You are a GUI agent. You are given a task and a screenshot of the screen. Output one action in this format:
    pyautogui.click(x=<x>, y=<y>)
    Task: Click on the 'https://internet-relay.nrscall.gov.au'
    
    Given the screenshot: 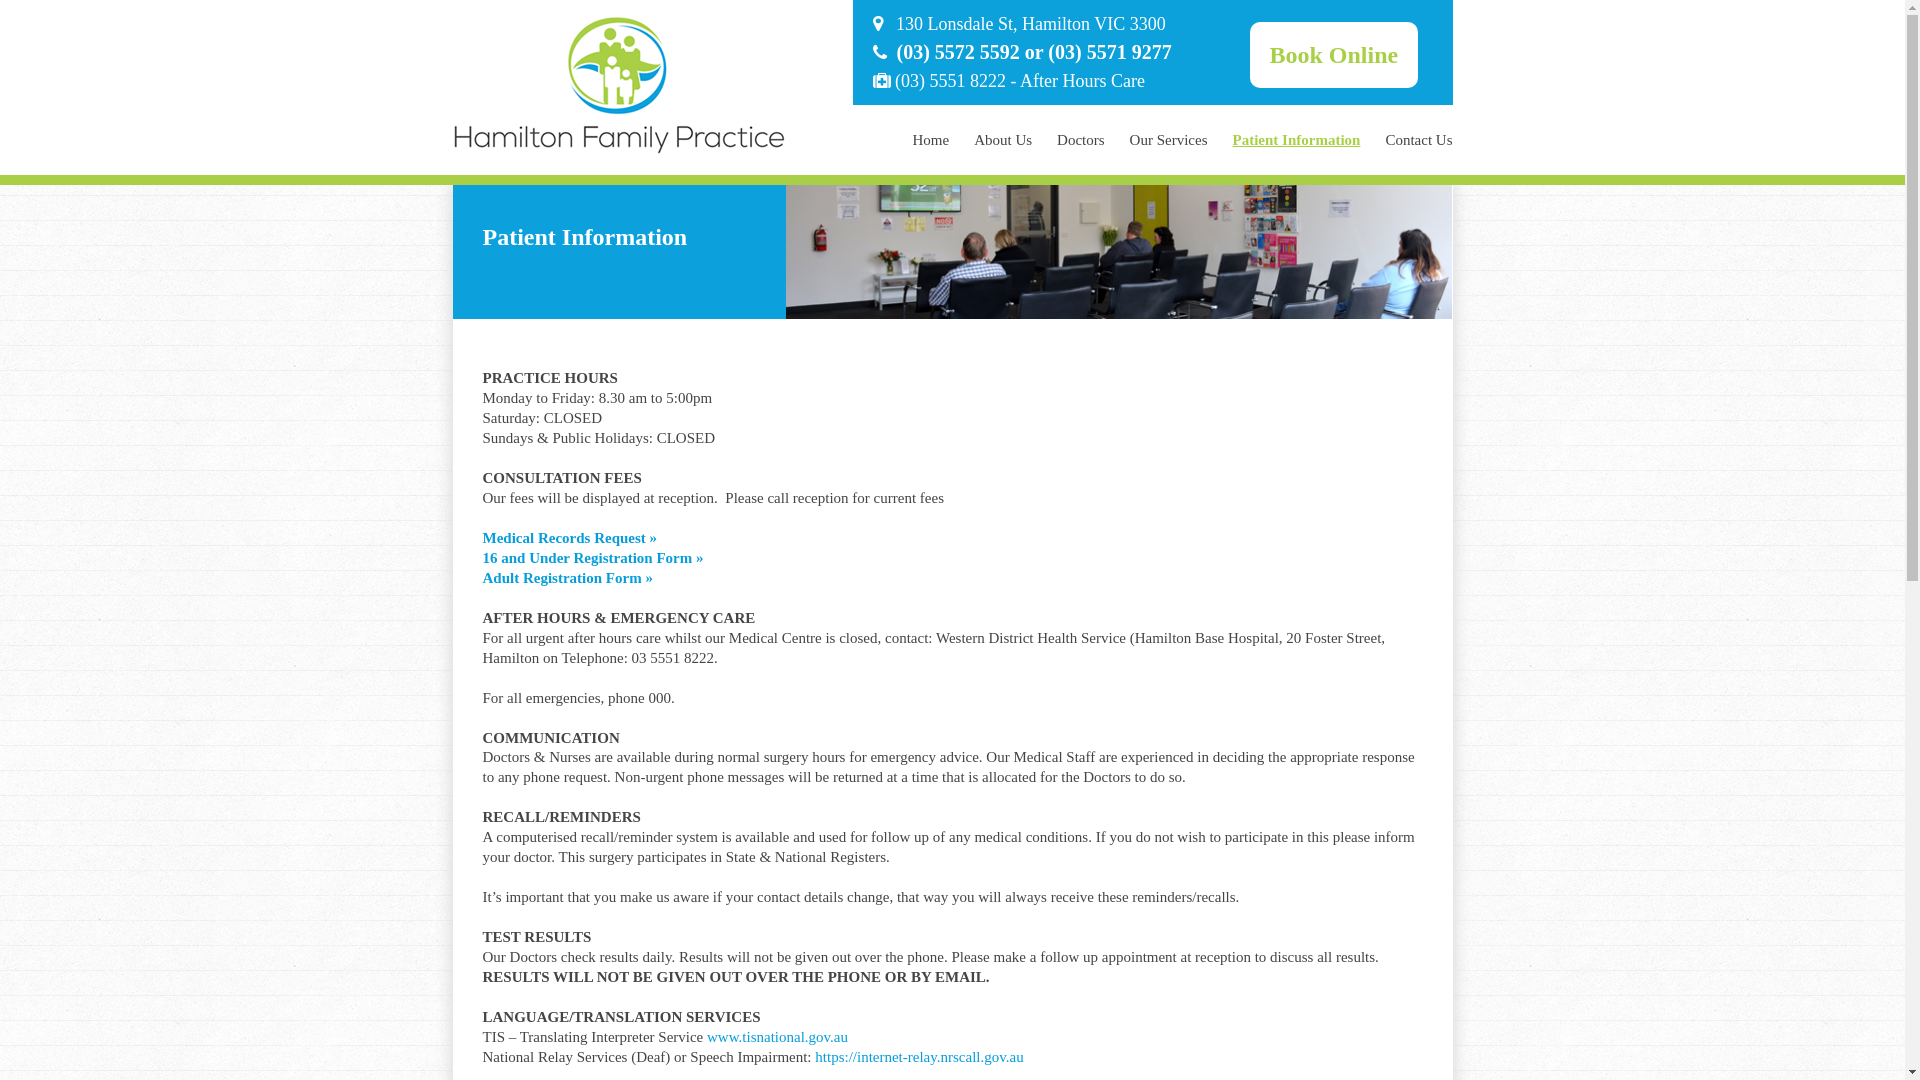 What is the action you would take?
    pyautogui.click(x=917, y=1055)
    